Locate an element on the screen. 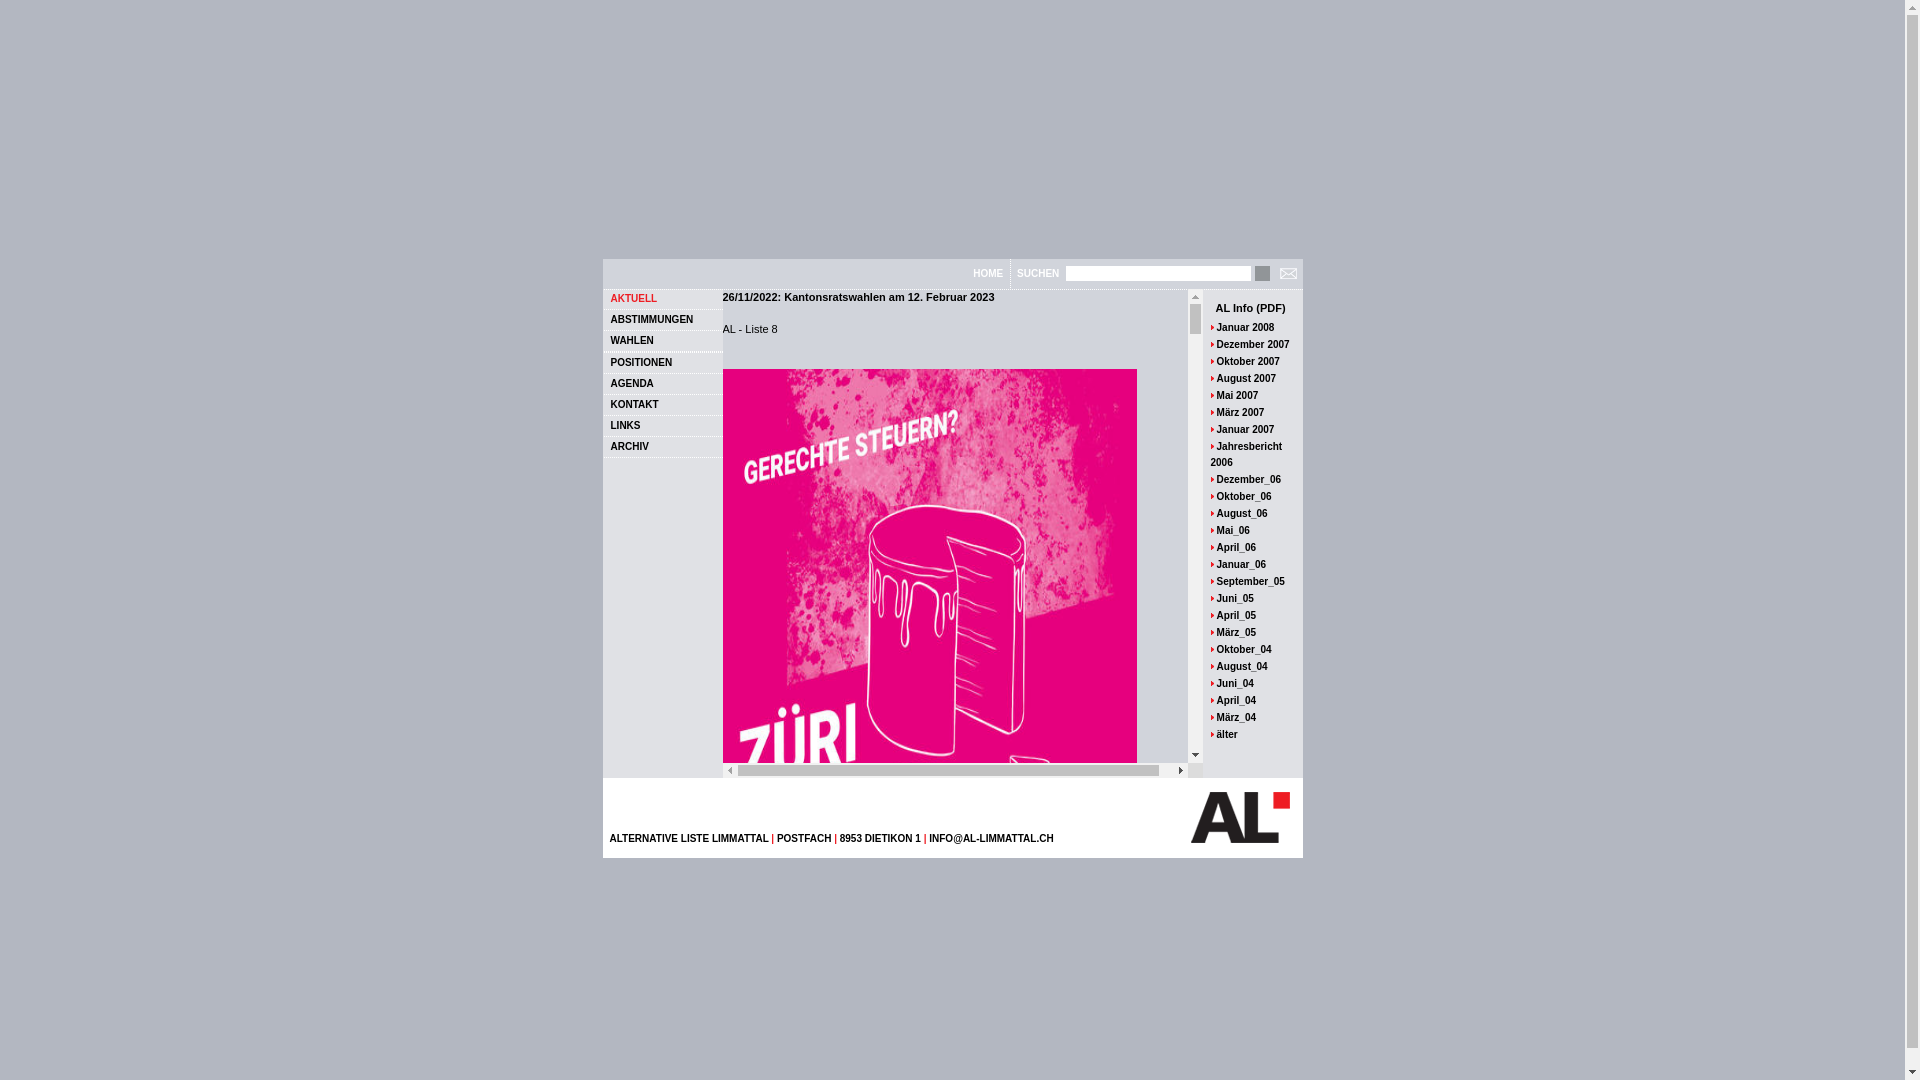  'August_06' is located at coordinates (1241, 512).